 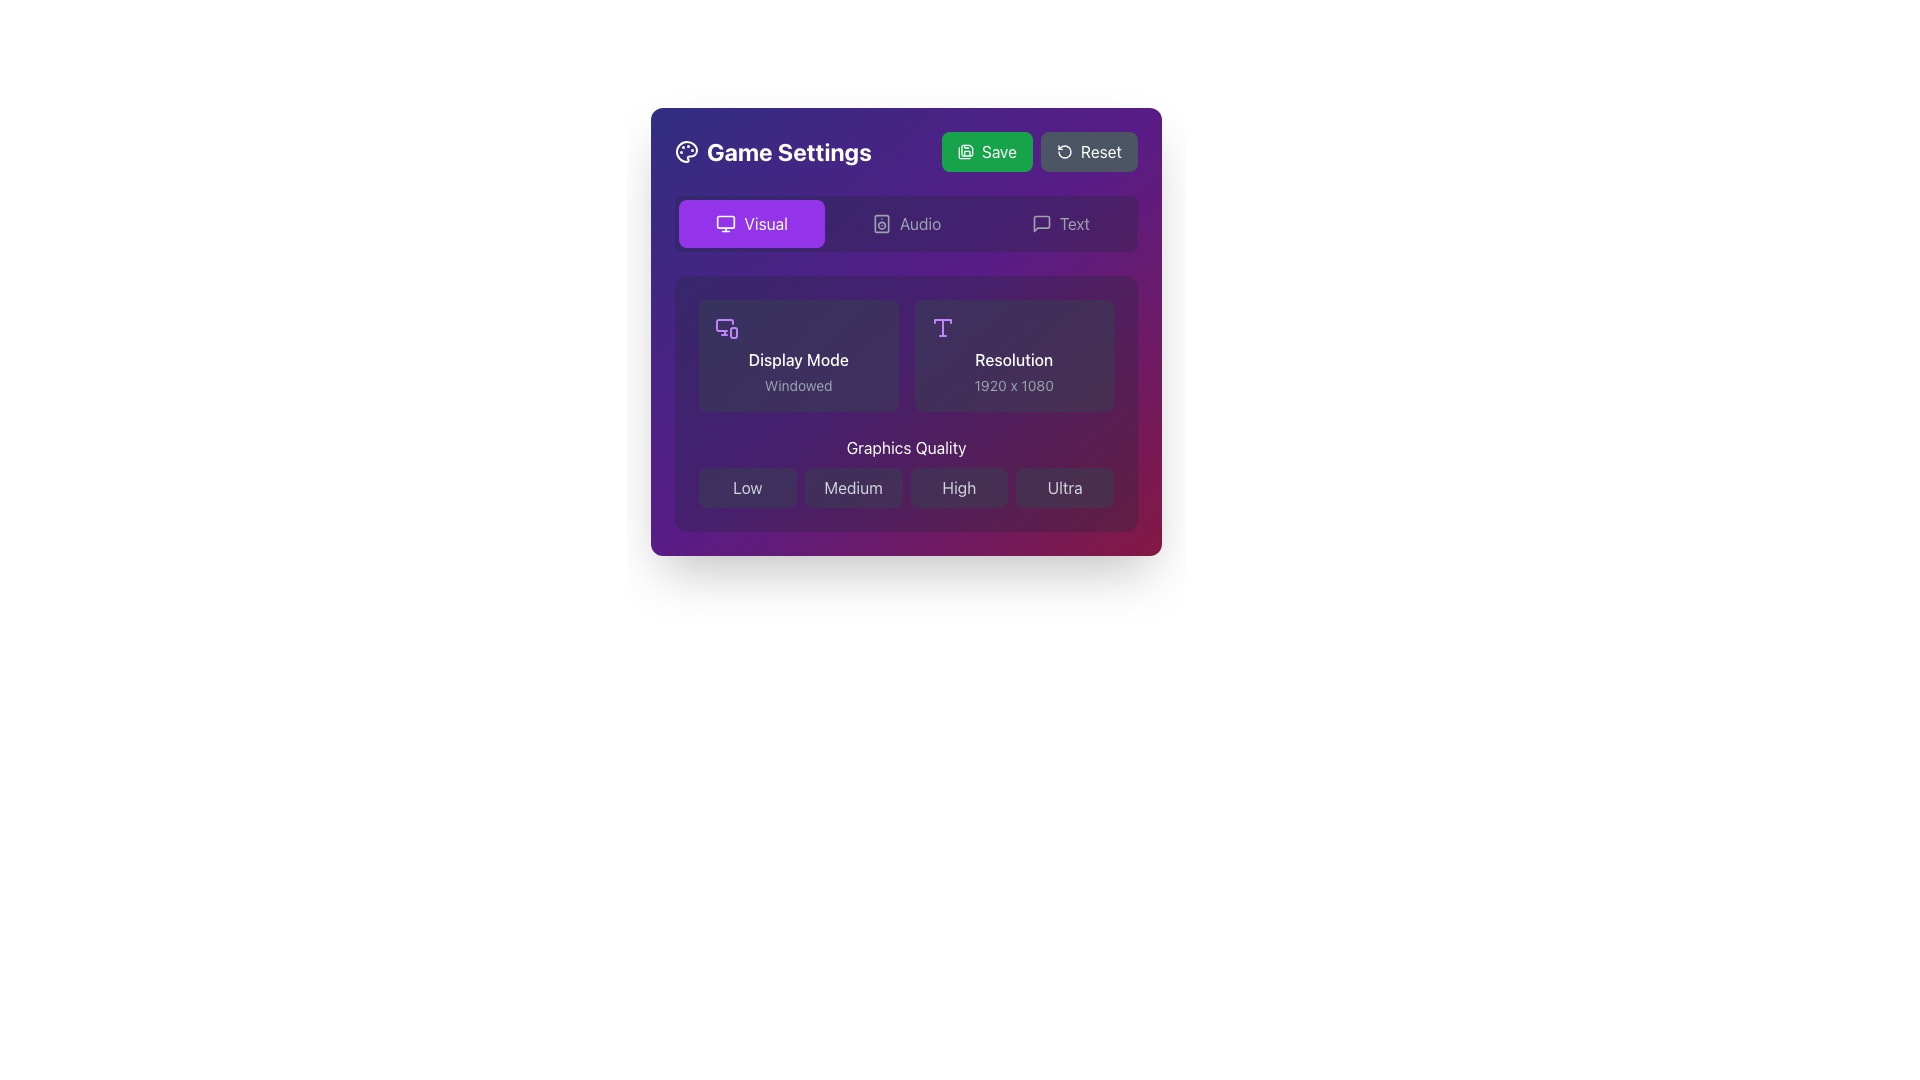 What do you see at coordinates (987, 150) in the screenshot?
I see `the 'Save' button with a green background and a floppy disk icon, located in the top-right corner of the 'Game Settings' card` at bounding box center [987, 150].